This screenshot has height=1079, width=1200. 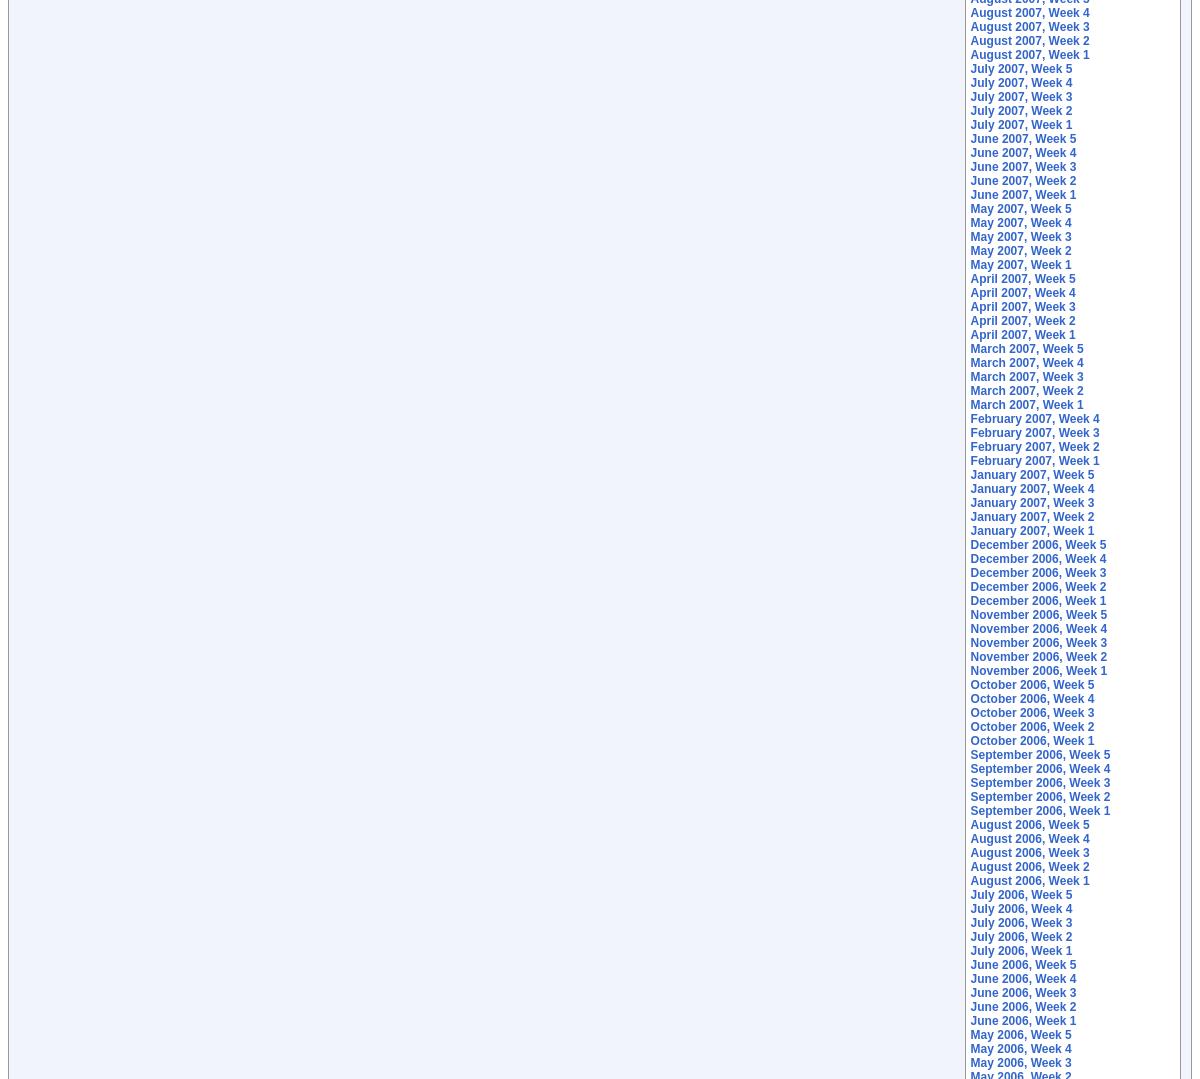 I want to click on 'December 2006, Week 4', so click(x=1038, y=558).